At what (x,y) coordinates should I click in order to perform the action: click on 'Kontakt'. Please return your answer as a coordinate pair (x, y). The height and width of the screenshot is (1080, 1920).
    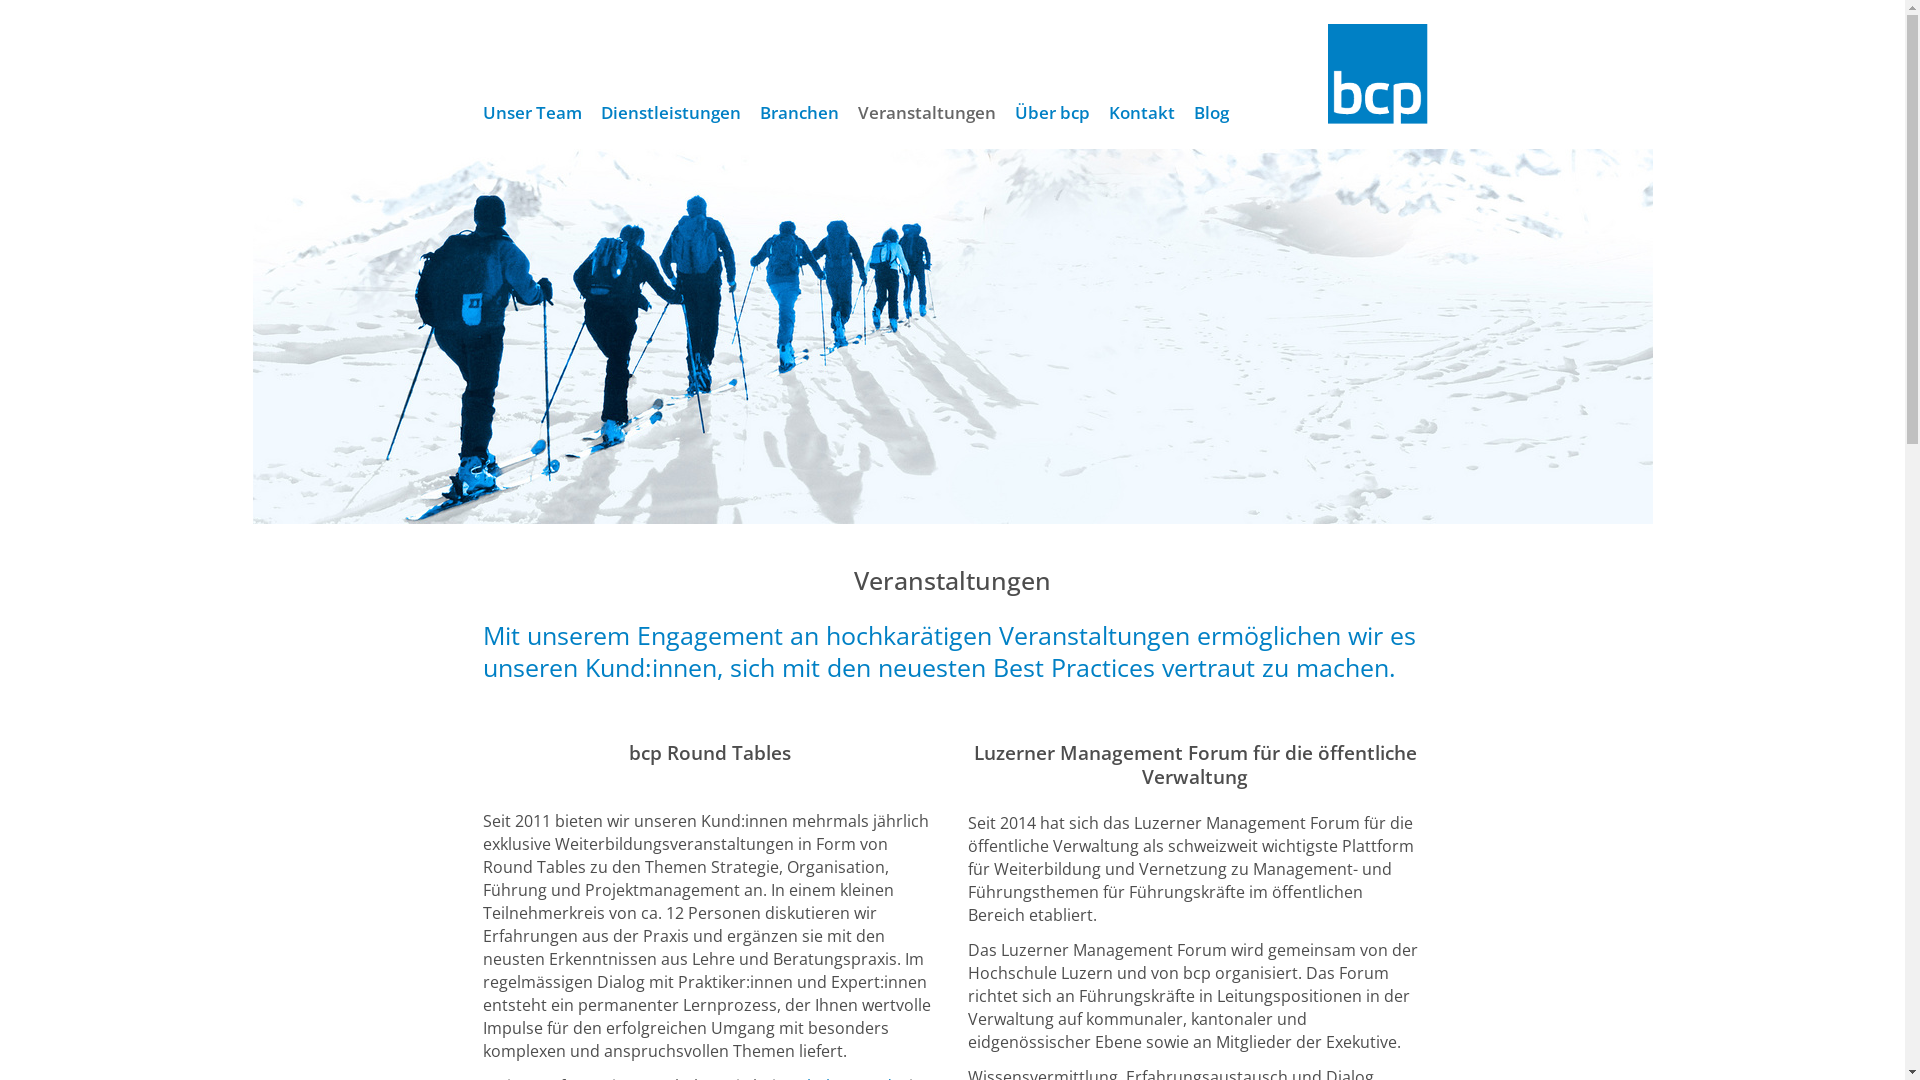
    Looking at the image, I should click on (1142, 112).